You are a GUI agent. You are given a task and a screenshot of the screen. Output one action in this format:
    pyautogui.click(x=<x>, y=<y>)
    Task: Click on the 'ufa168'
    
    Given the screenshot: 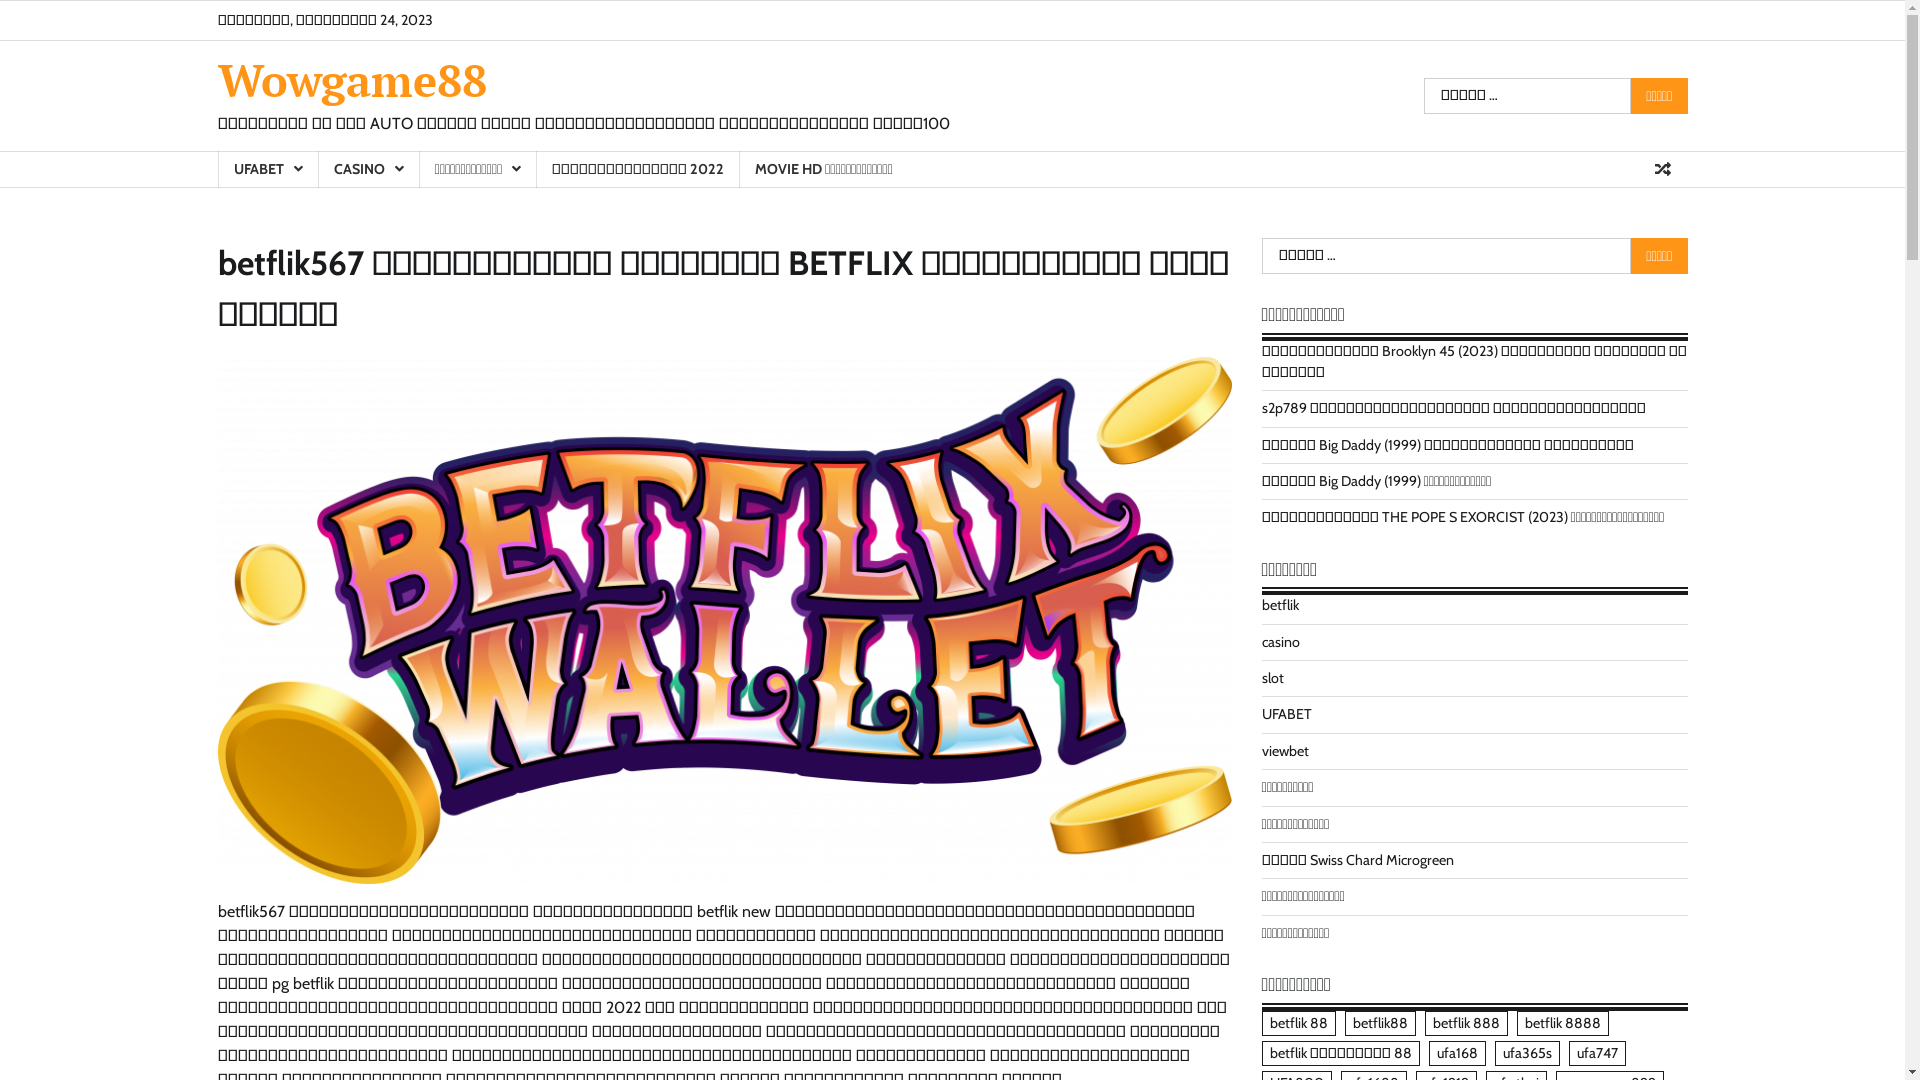 What is the action you would take?
    pyautogui.click(x=1456, y=1052)
    